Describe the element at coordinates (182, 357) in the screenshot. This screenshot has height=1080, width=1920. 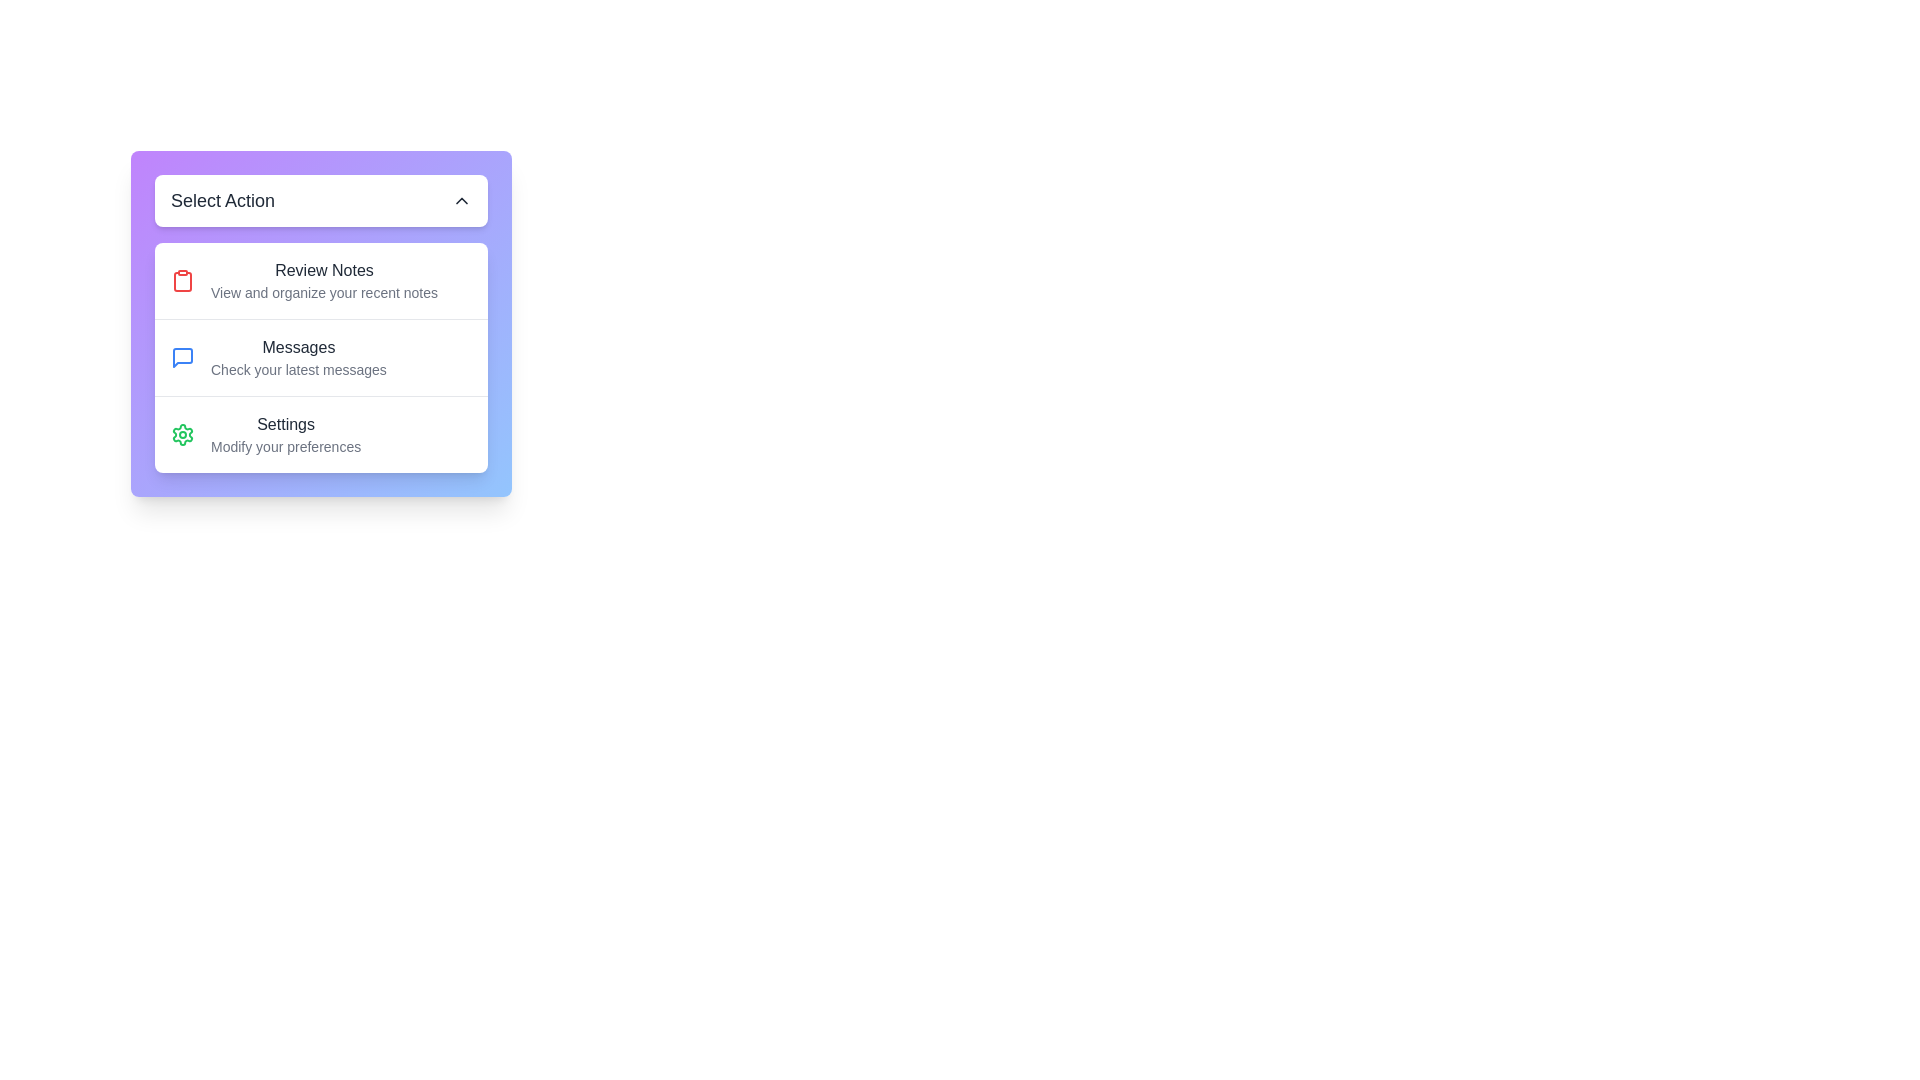
I see `the message or chat bubble icon` at that location.